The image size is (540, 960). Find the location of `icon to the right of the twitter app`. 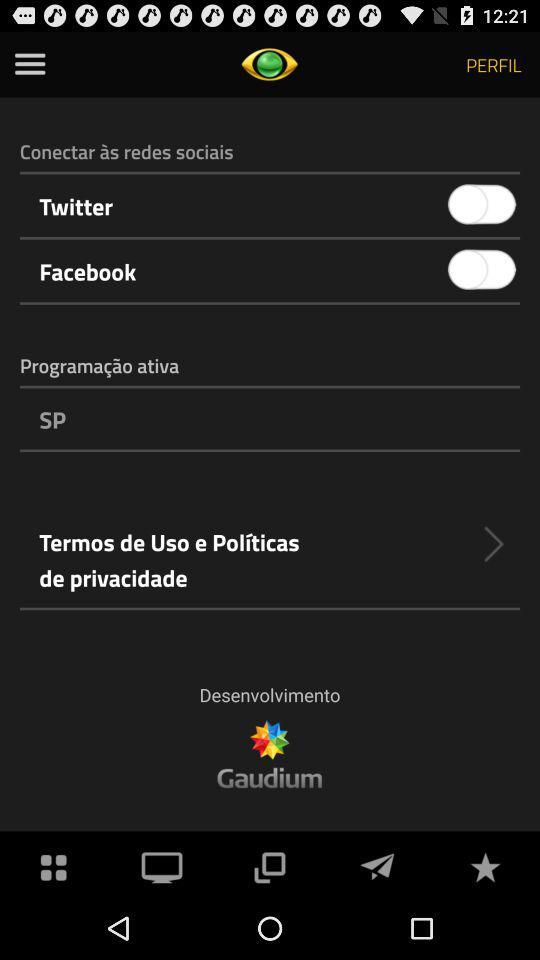

icon to the right of the twitter app is located at coordinates (481, 205).